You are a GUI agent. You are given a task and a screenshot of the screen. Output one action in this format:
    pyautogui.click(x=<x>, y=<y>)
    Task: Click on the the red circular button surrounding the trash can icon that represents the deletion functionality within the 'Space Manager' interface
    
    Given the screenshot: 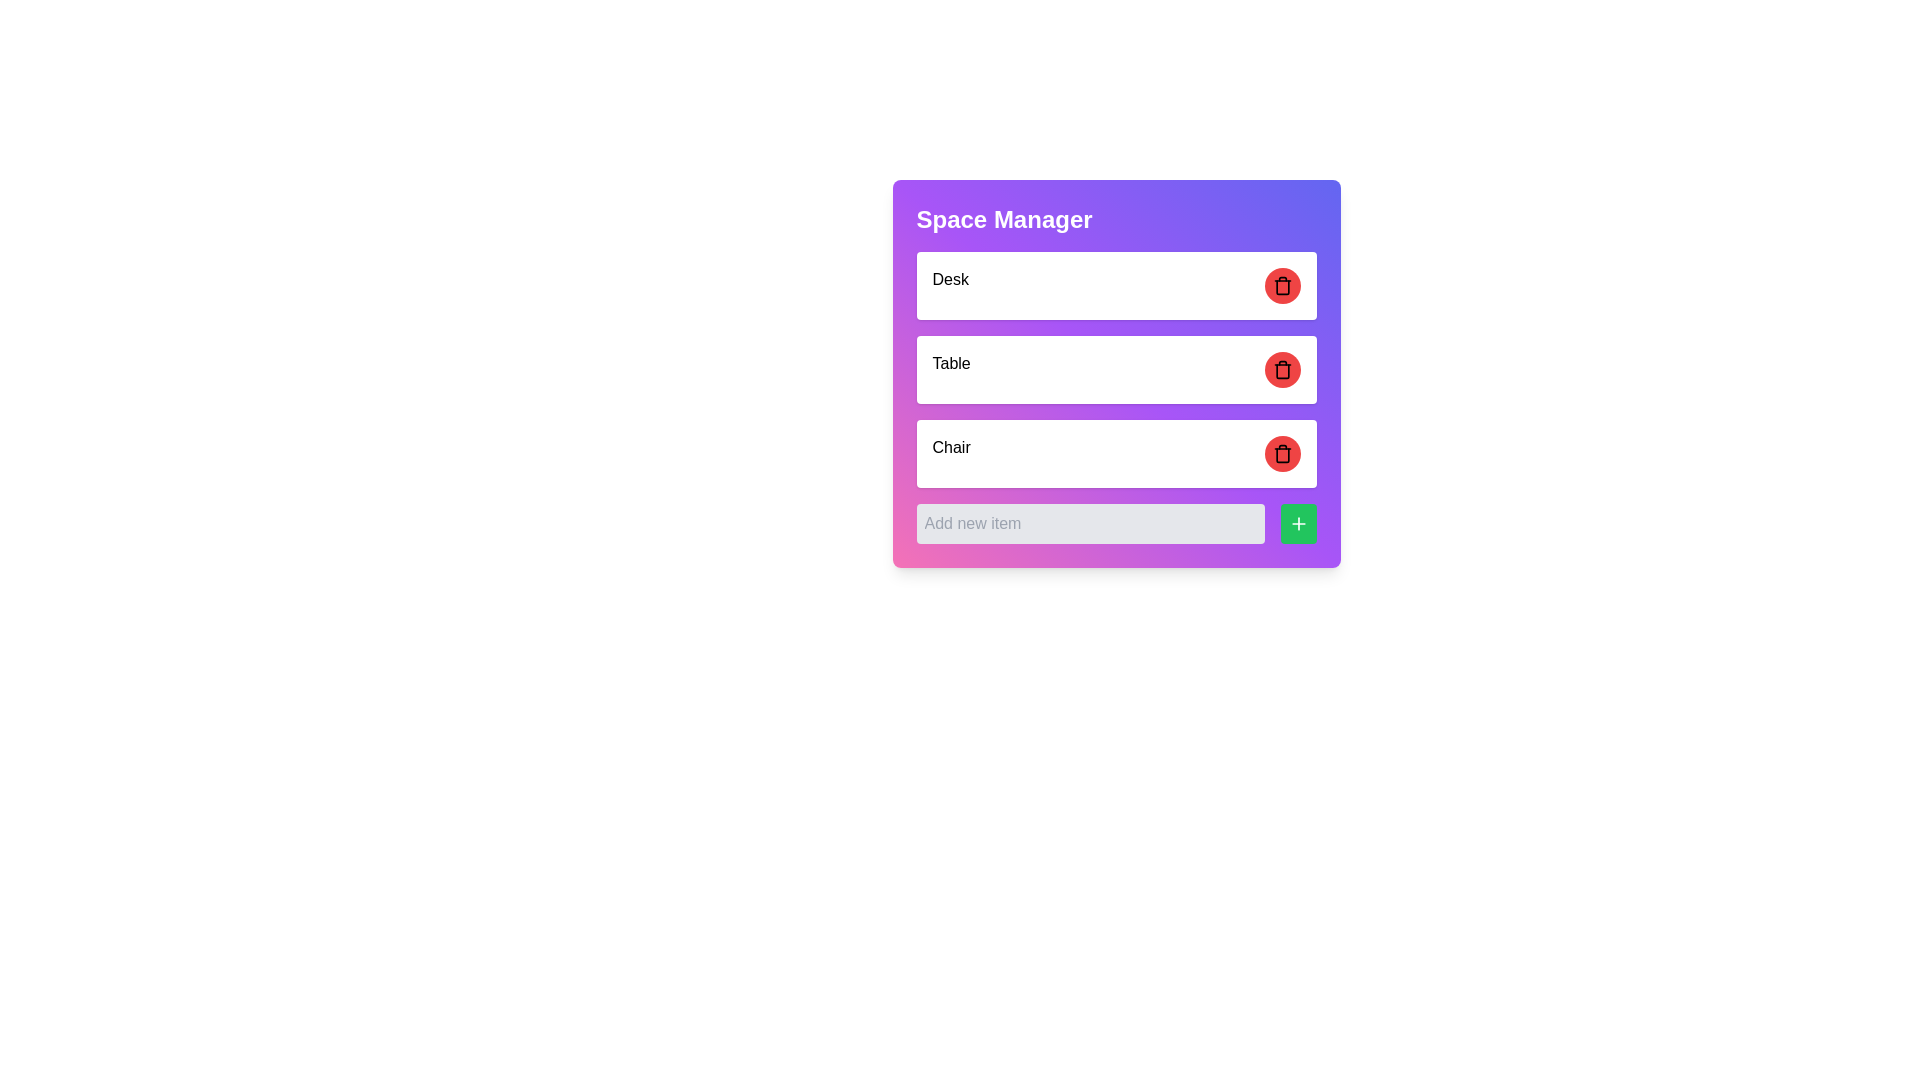 What is the action you would take?
    pyautogui.click(x=1282, y=287)
    